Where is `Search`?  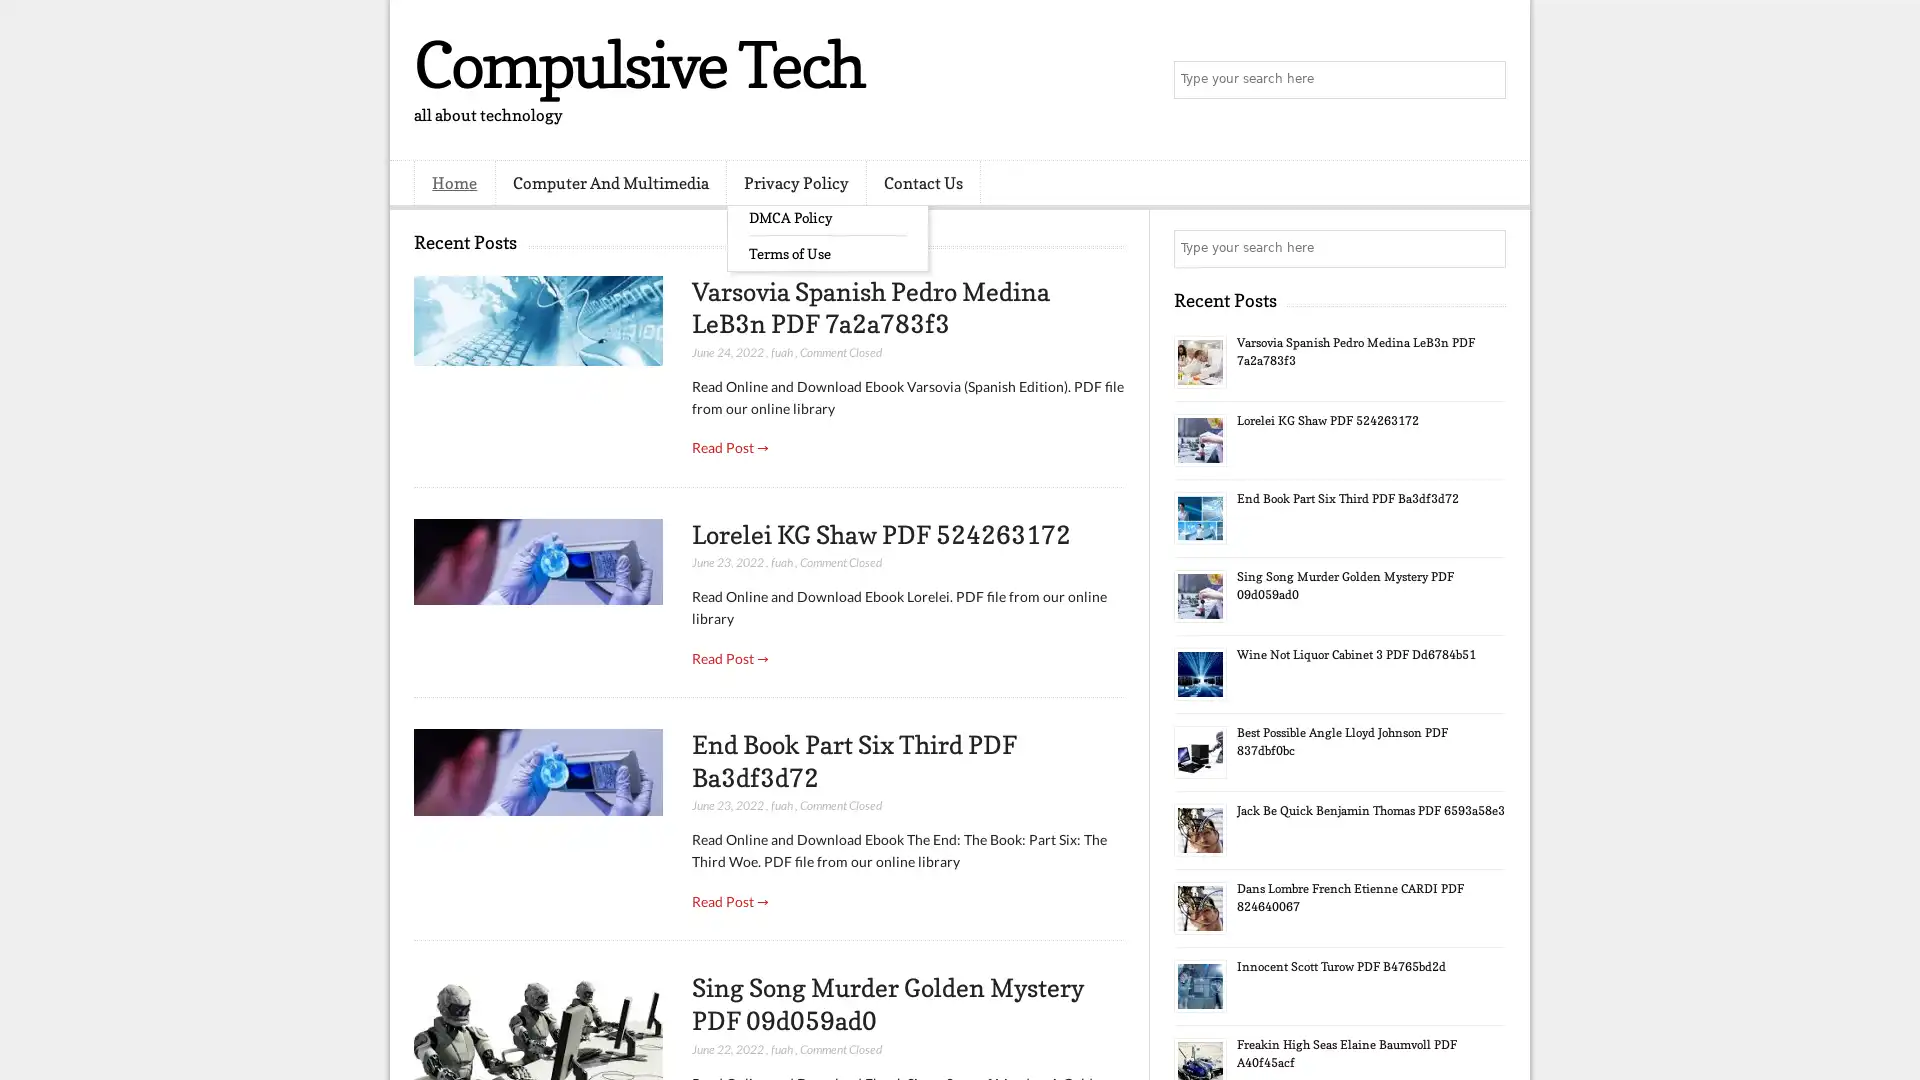 Search is located at coordinates (1485, 248).